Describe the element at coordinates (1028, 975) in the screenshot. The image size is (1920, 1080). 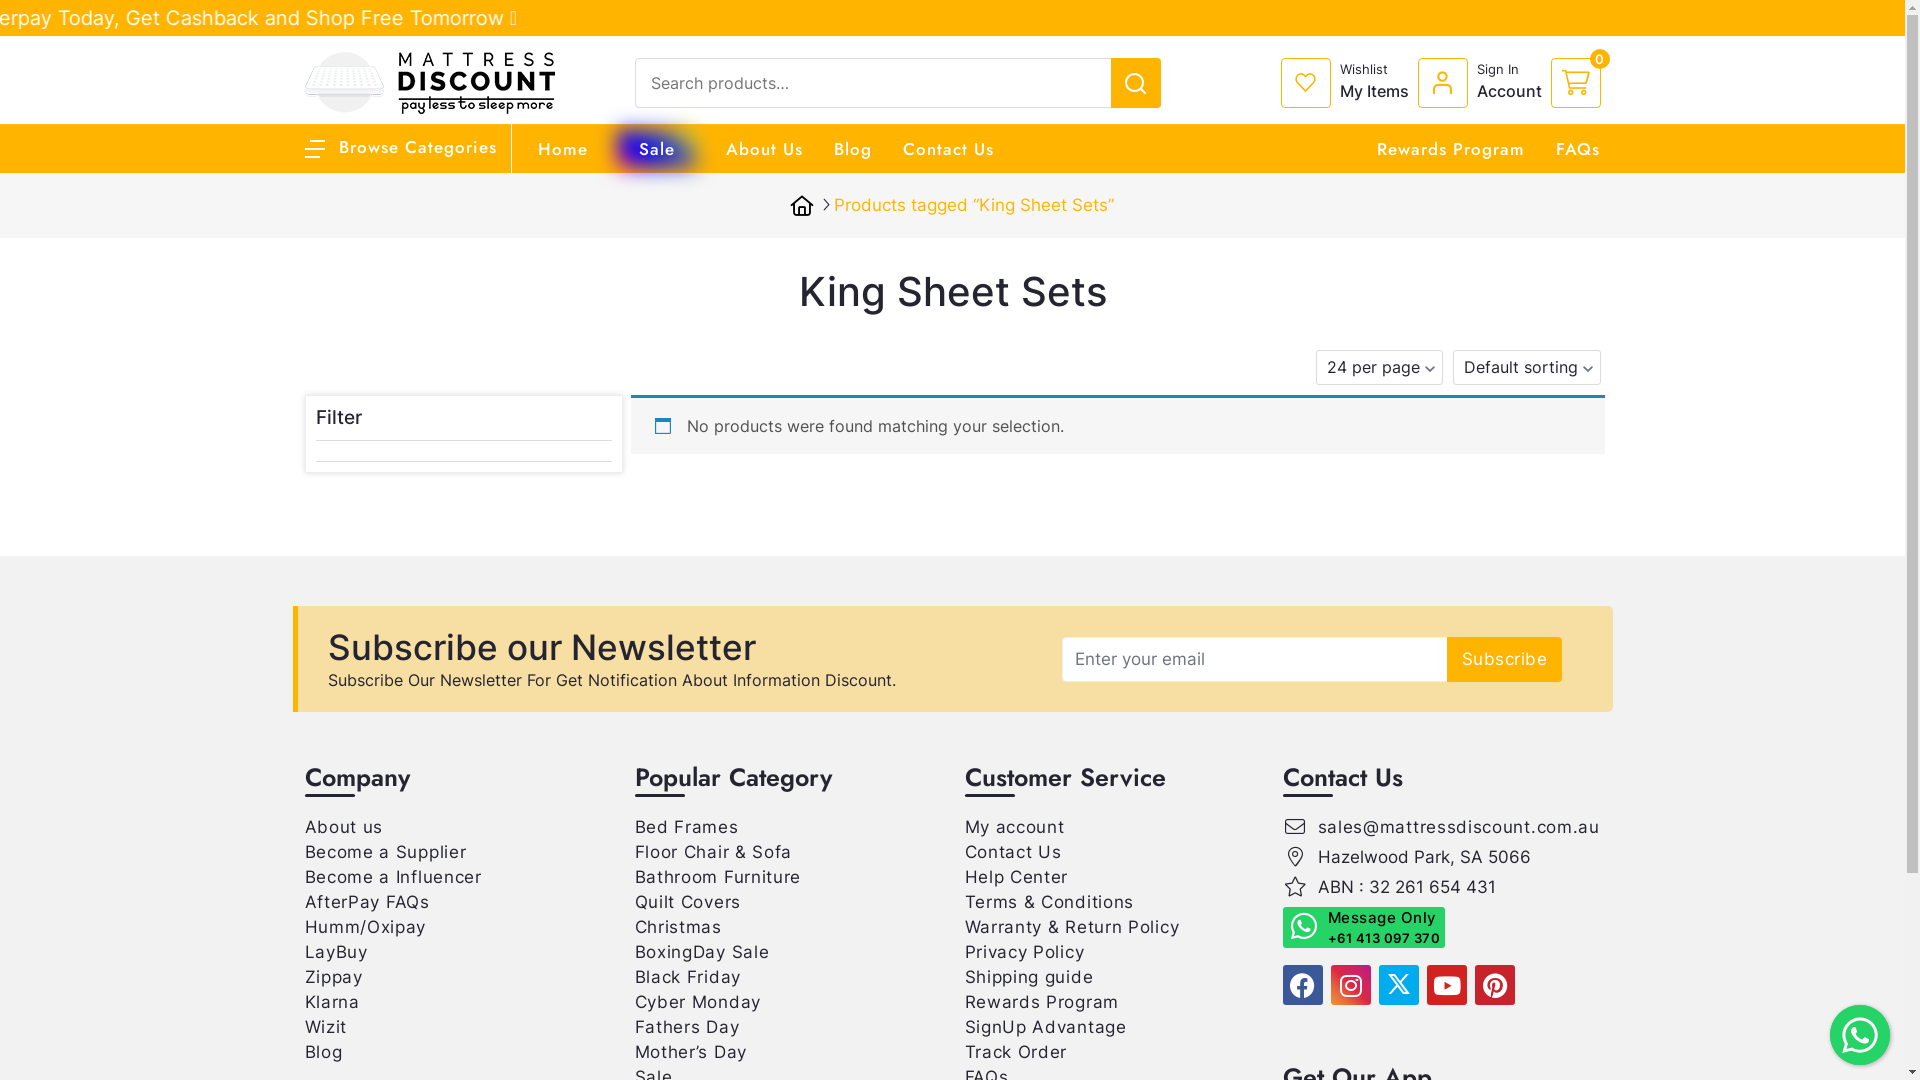
I see `'Shipping guide'` at that location.